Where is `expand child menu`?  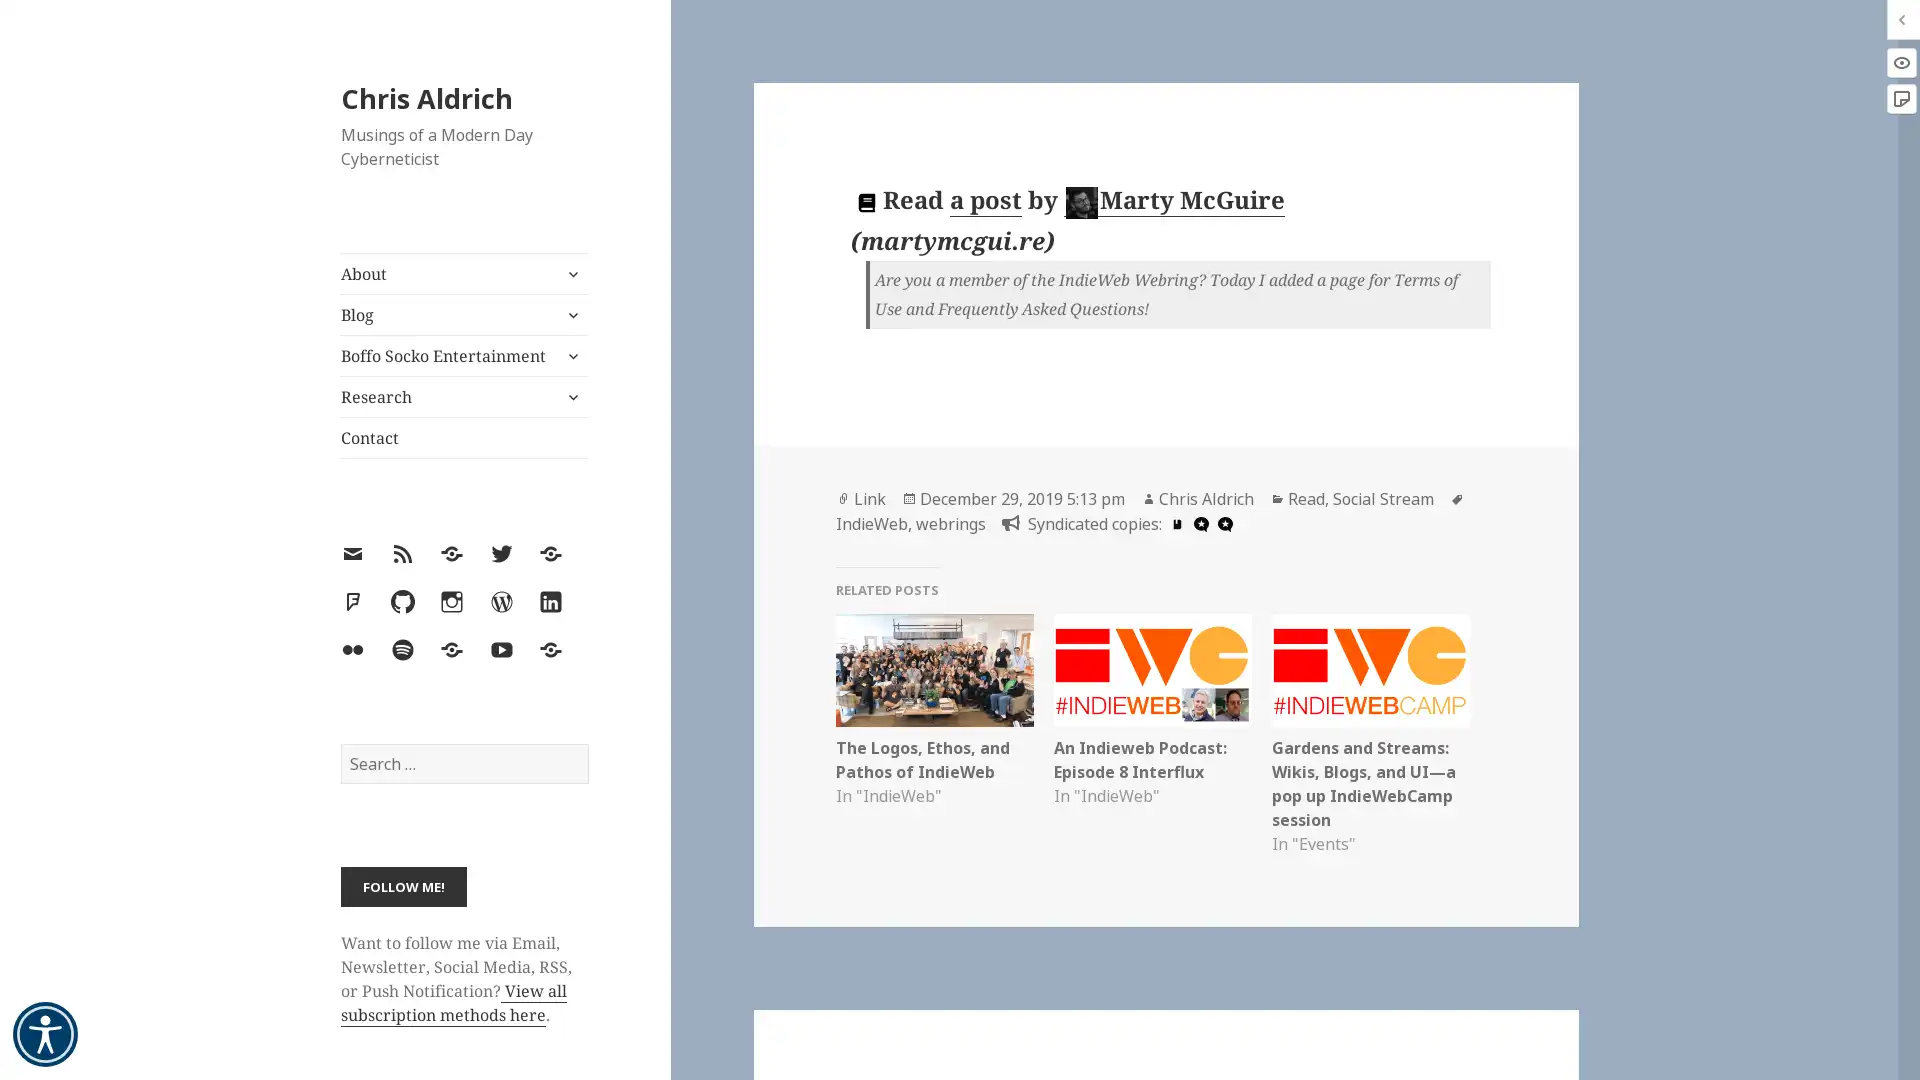
expand child menu is located at coordinates (570, 315).